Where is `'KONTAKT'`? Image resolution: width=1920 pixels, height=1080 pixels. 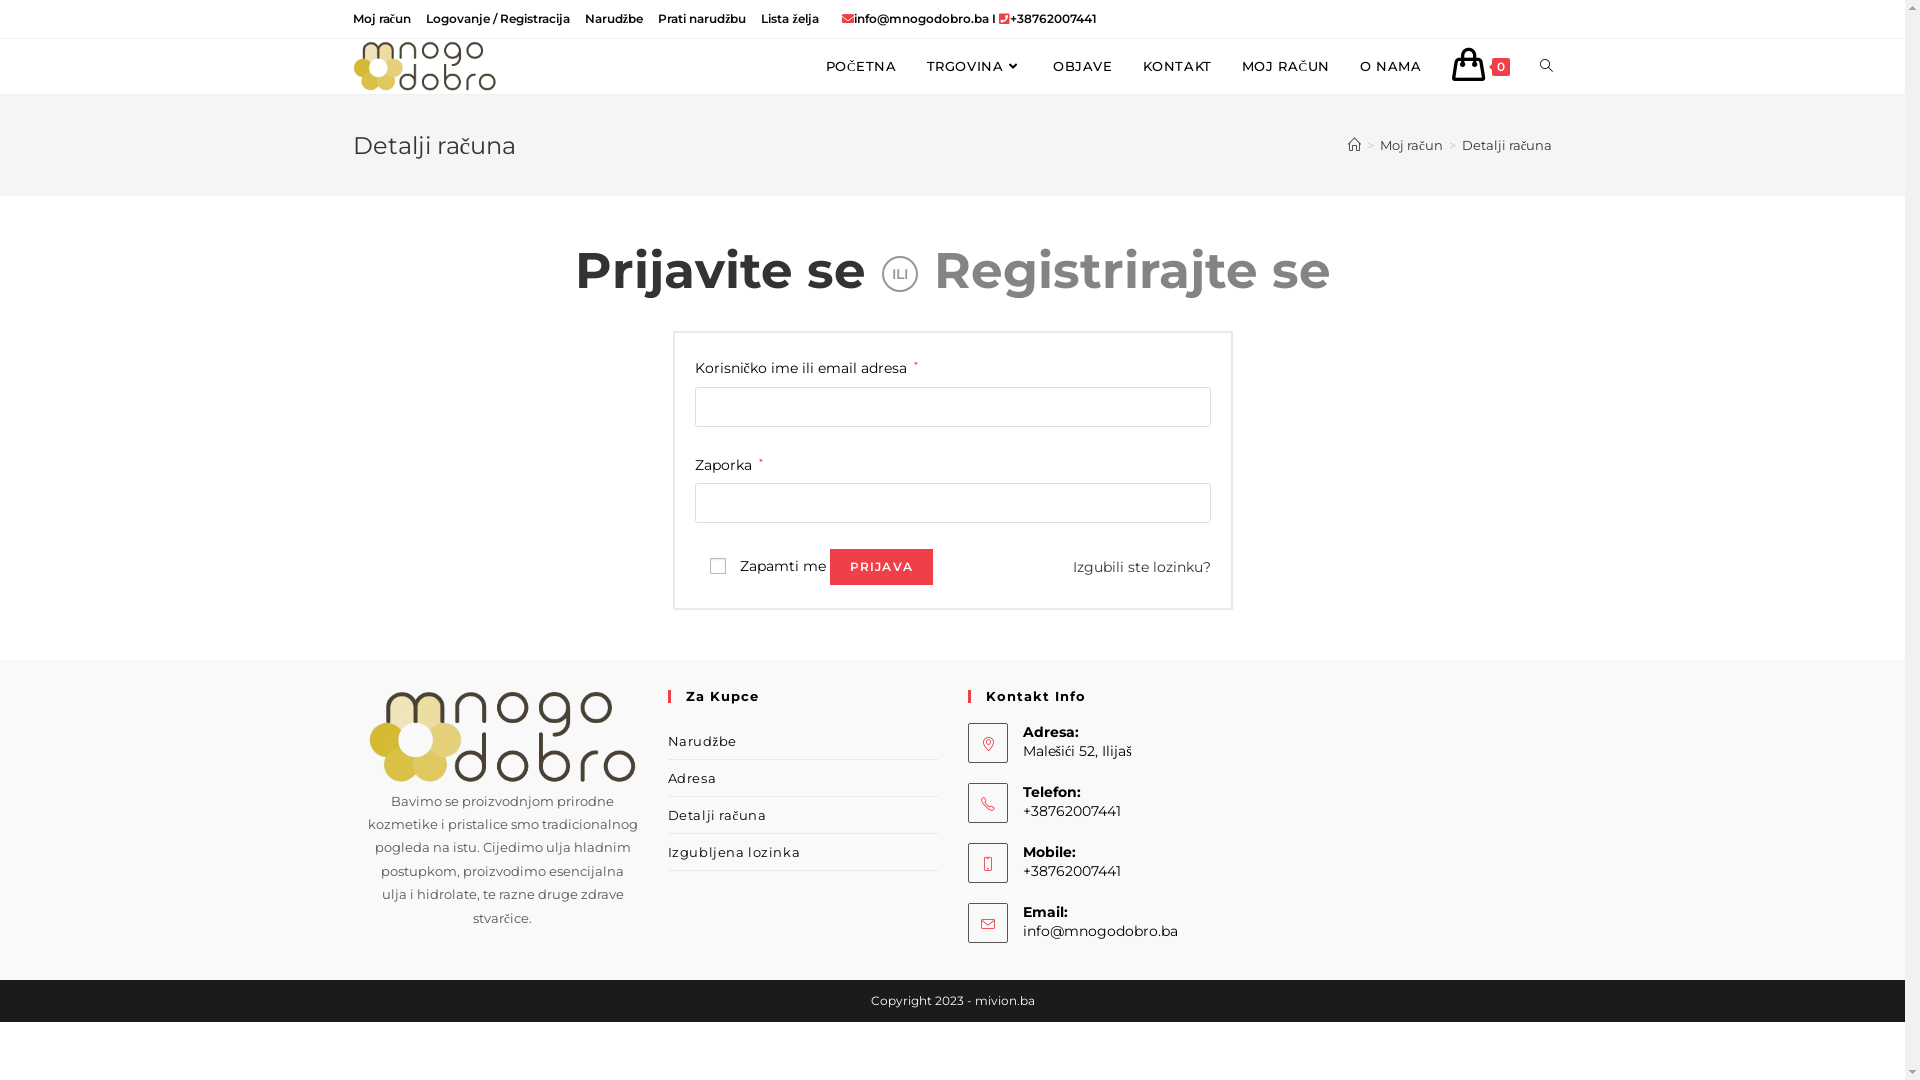
'KONTAKT' is located at coordinates (1177, 65).